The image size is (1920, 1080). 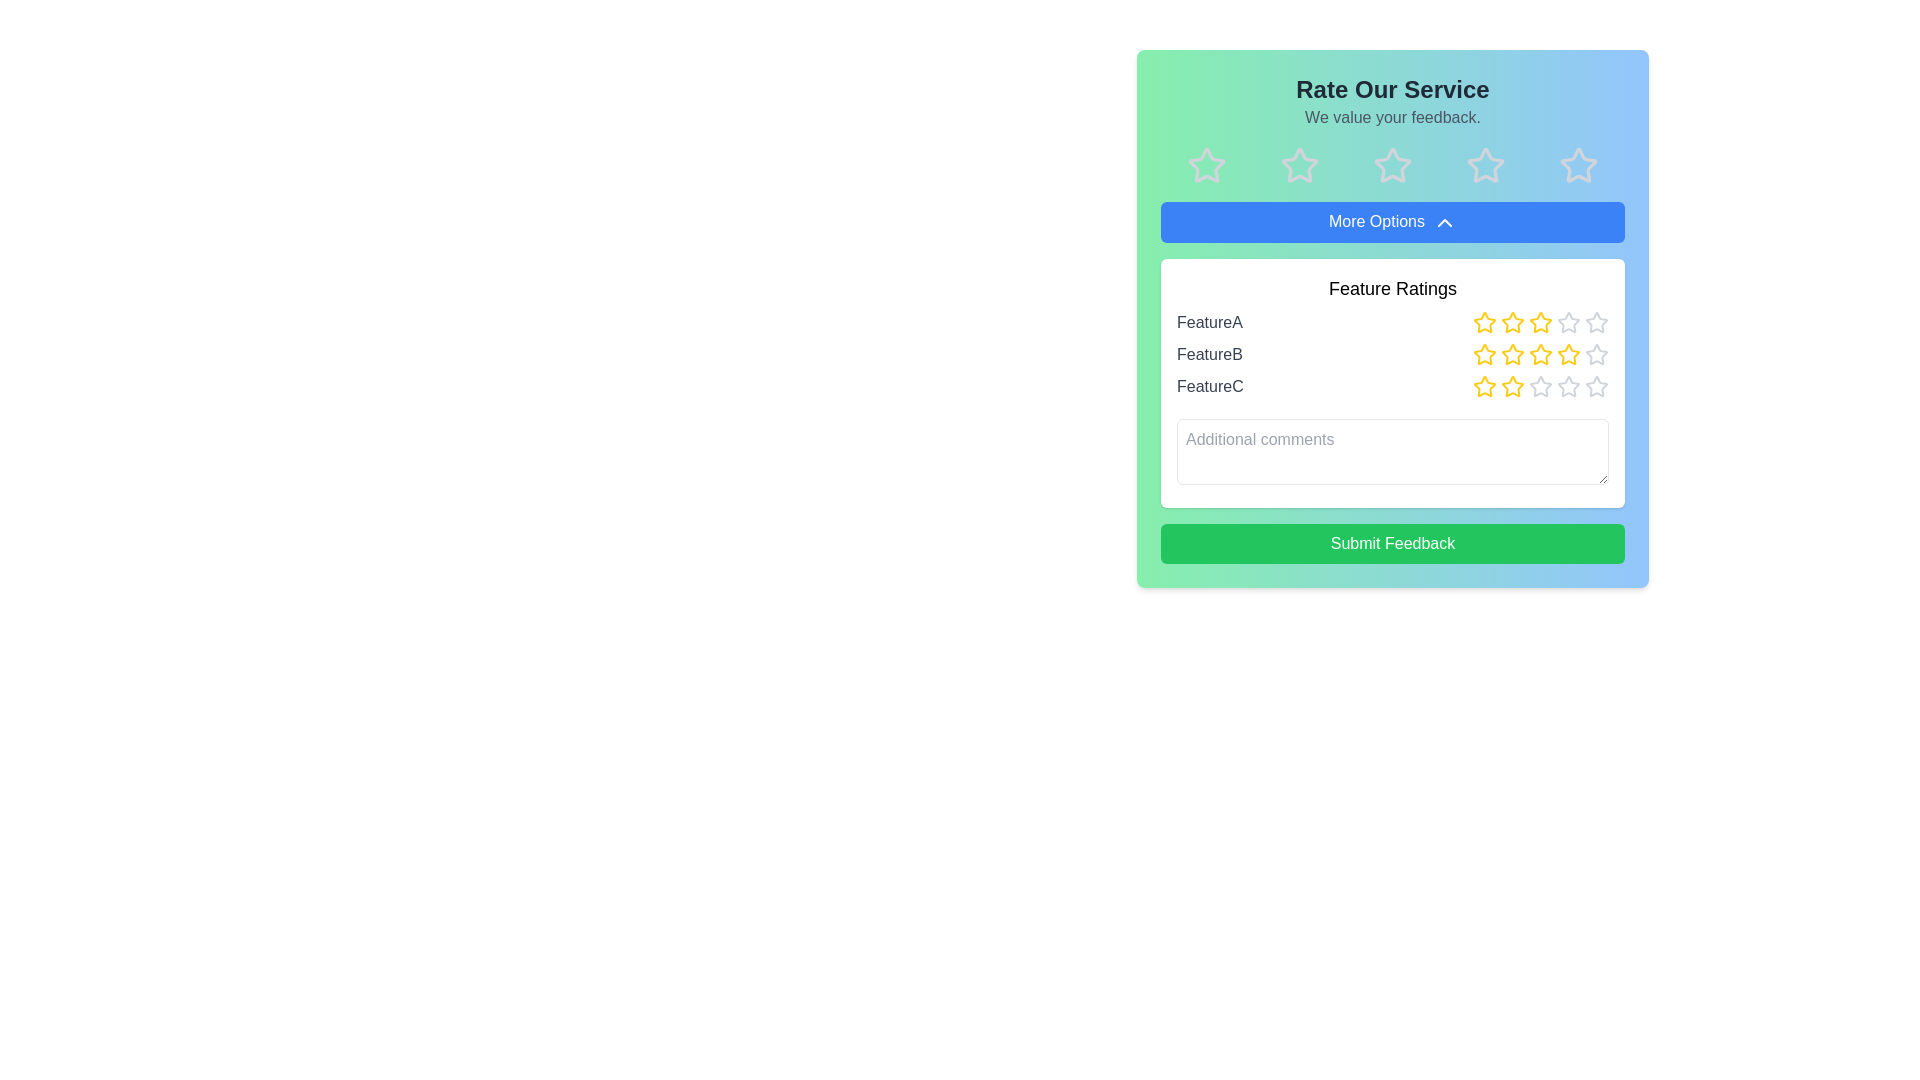 I want to click on the second yellow star icon in the rating system for 'FeatureA' in the 'Feature Ratings' section, so click(x=1484, y=320).